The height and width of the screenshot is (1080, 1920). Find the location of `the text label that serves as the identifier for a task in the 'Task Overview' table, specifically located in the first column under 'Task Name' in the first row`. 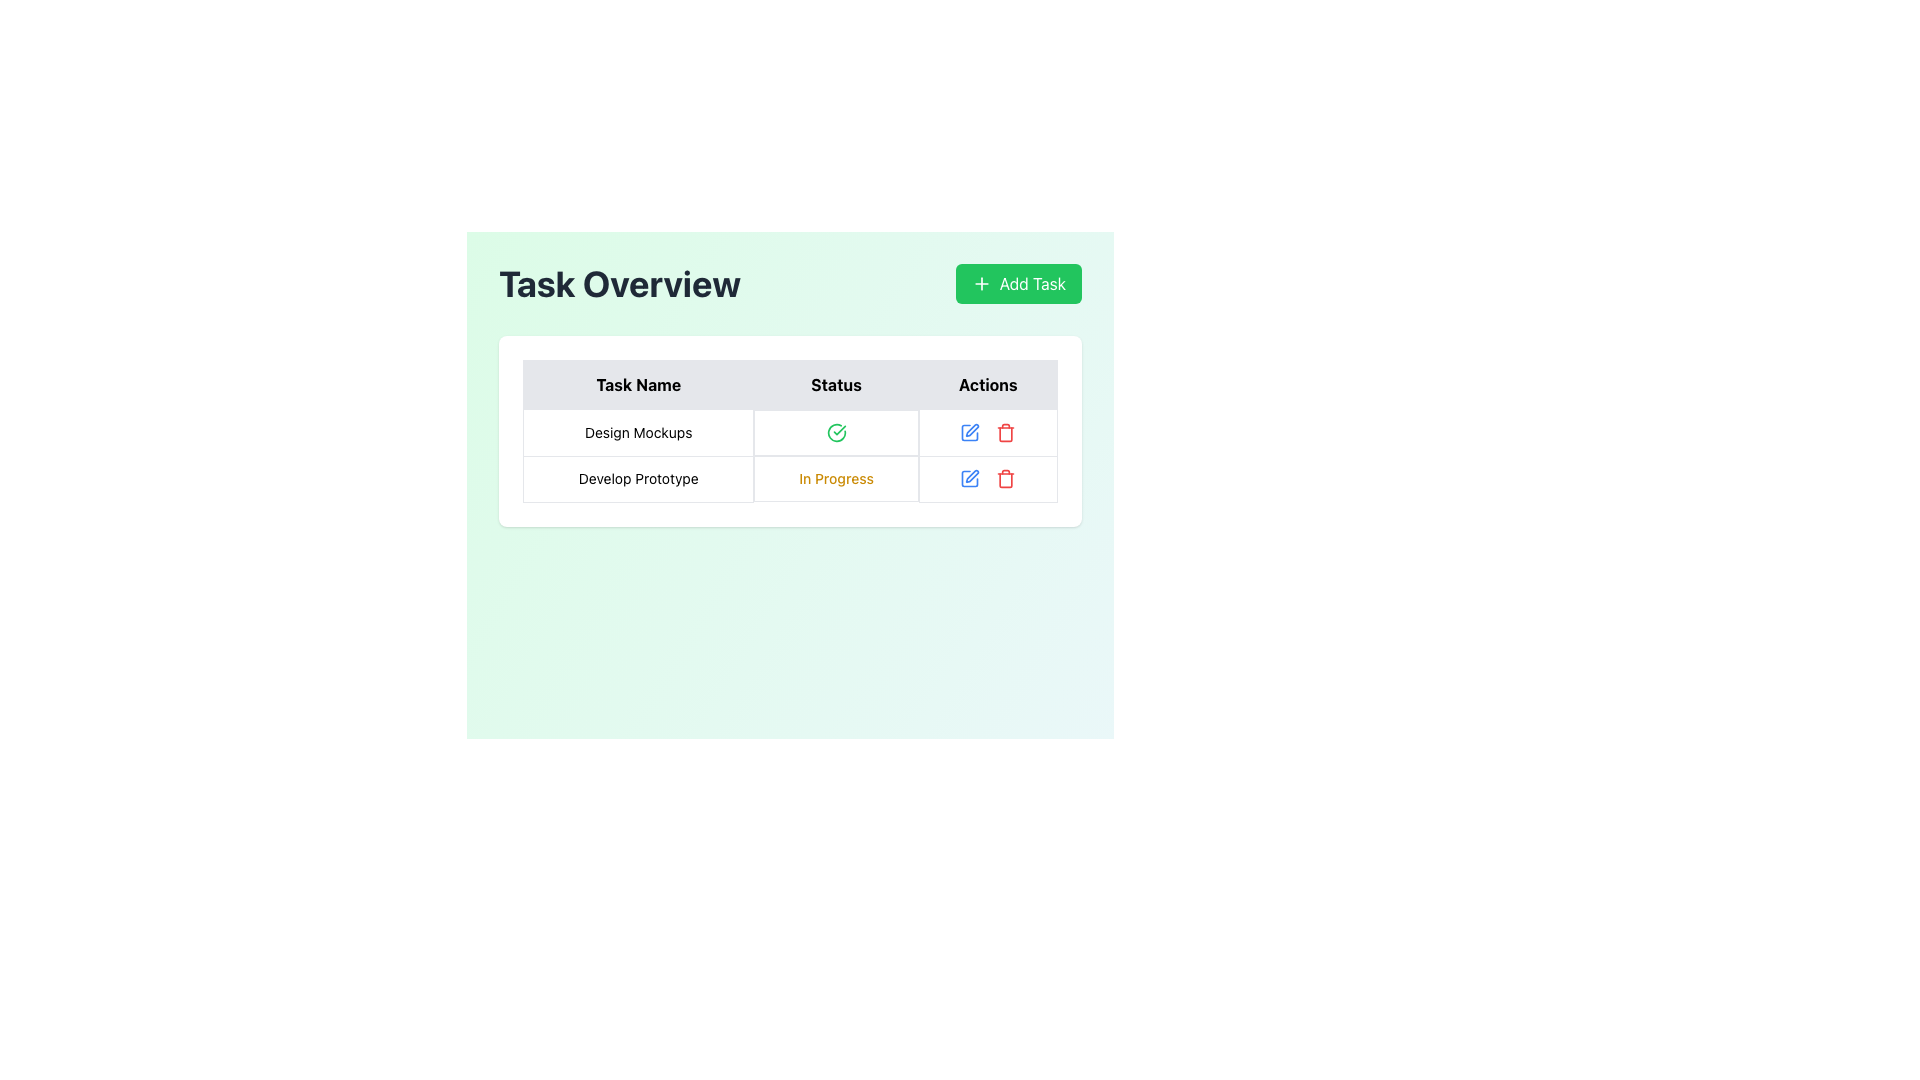

the text label that serves as the identifier for a task in the 'Task Overview' table, specifically located in the first column under 'Task Name' in the first row is located at coordinates (637, 431).